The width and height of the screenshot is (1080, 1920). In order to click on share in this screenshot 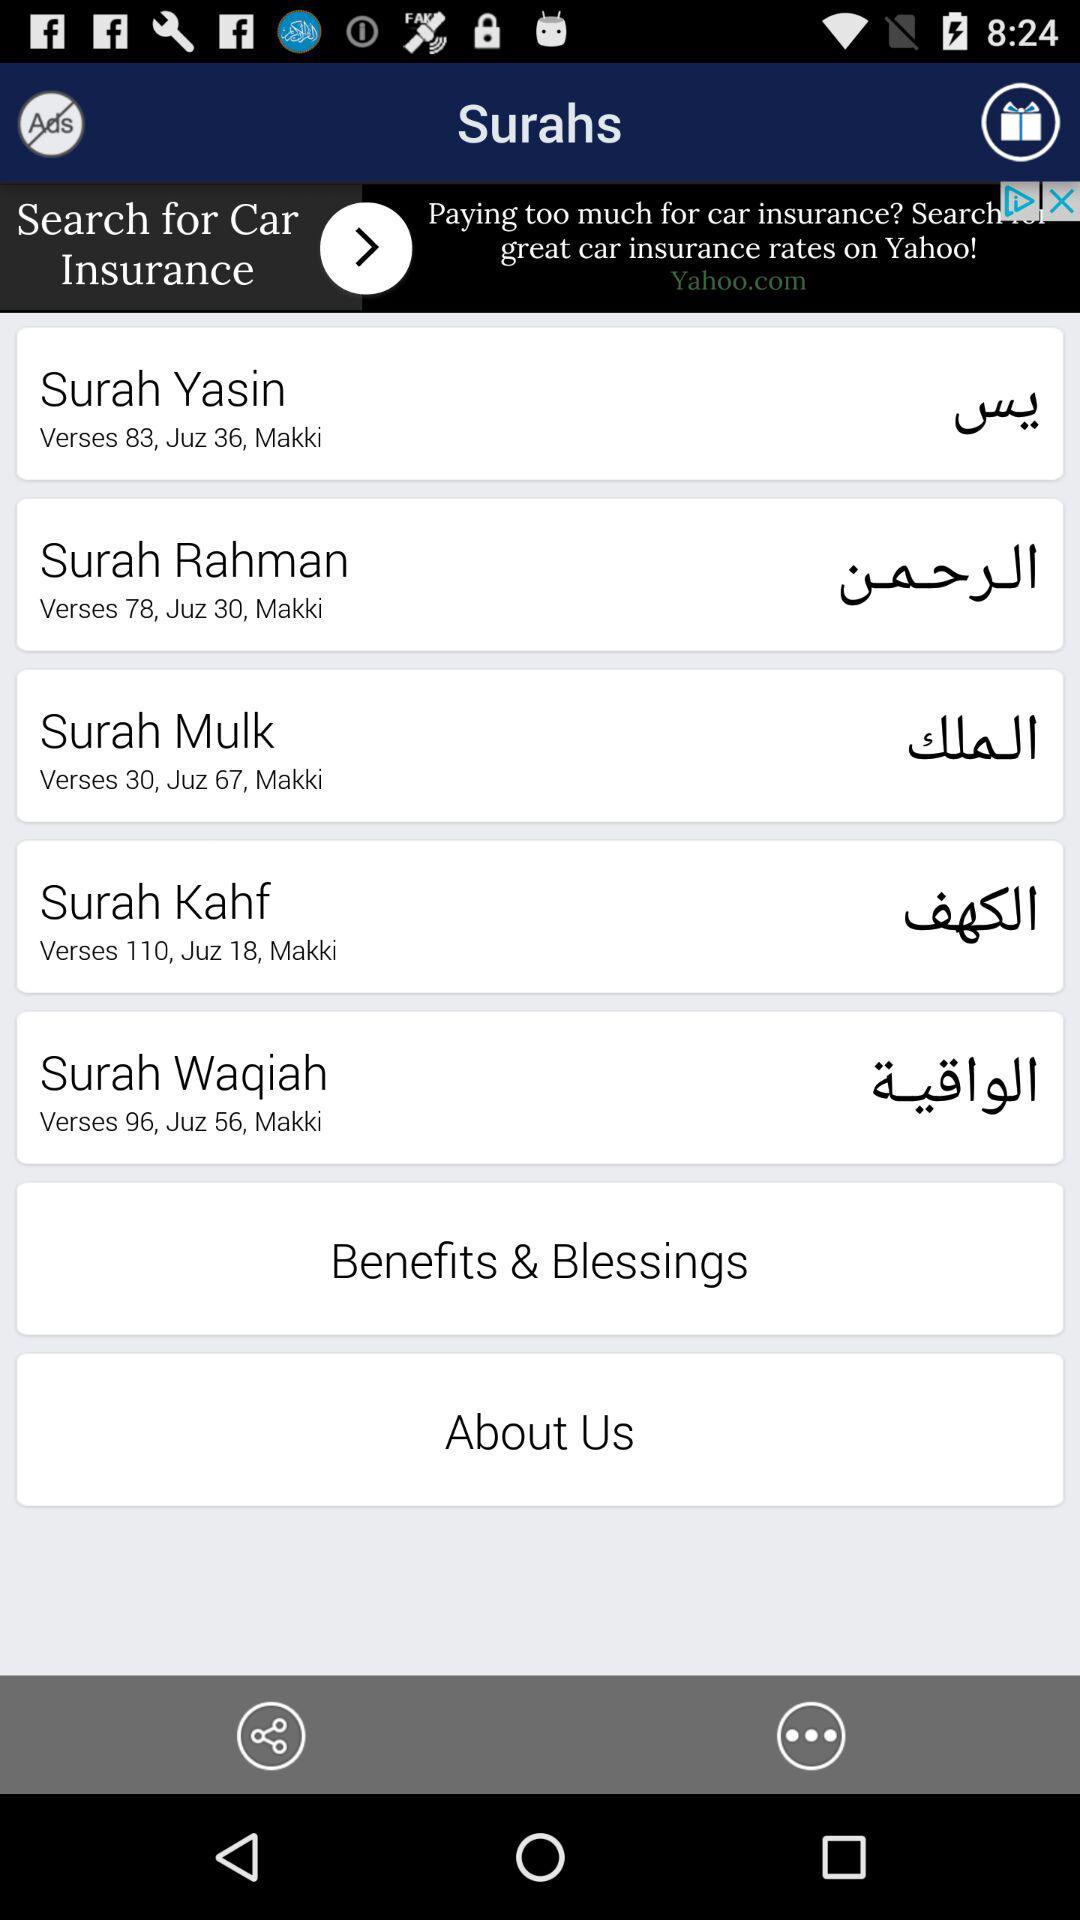, I will do `click(270, 1733)`.